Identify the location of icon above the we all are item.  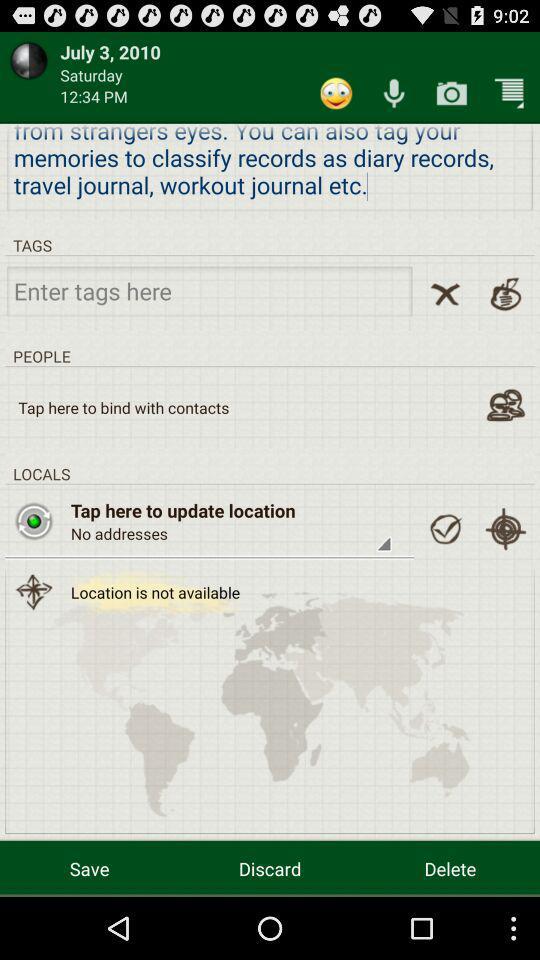
(509, 93).